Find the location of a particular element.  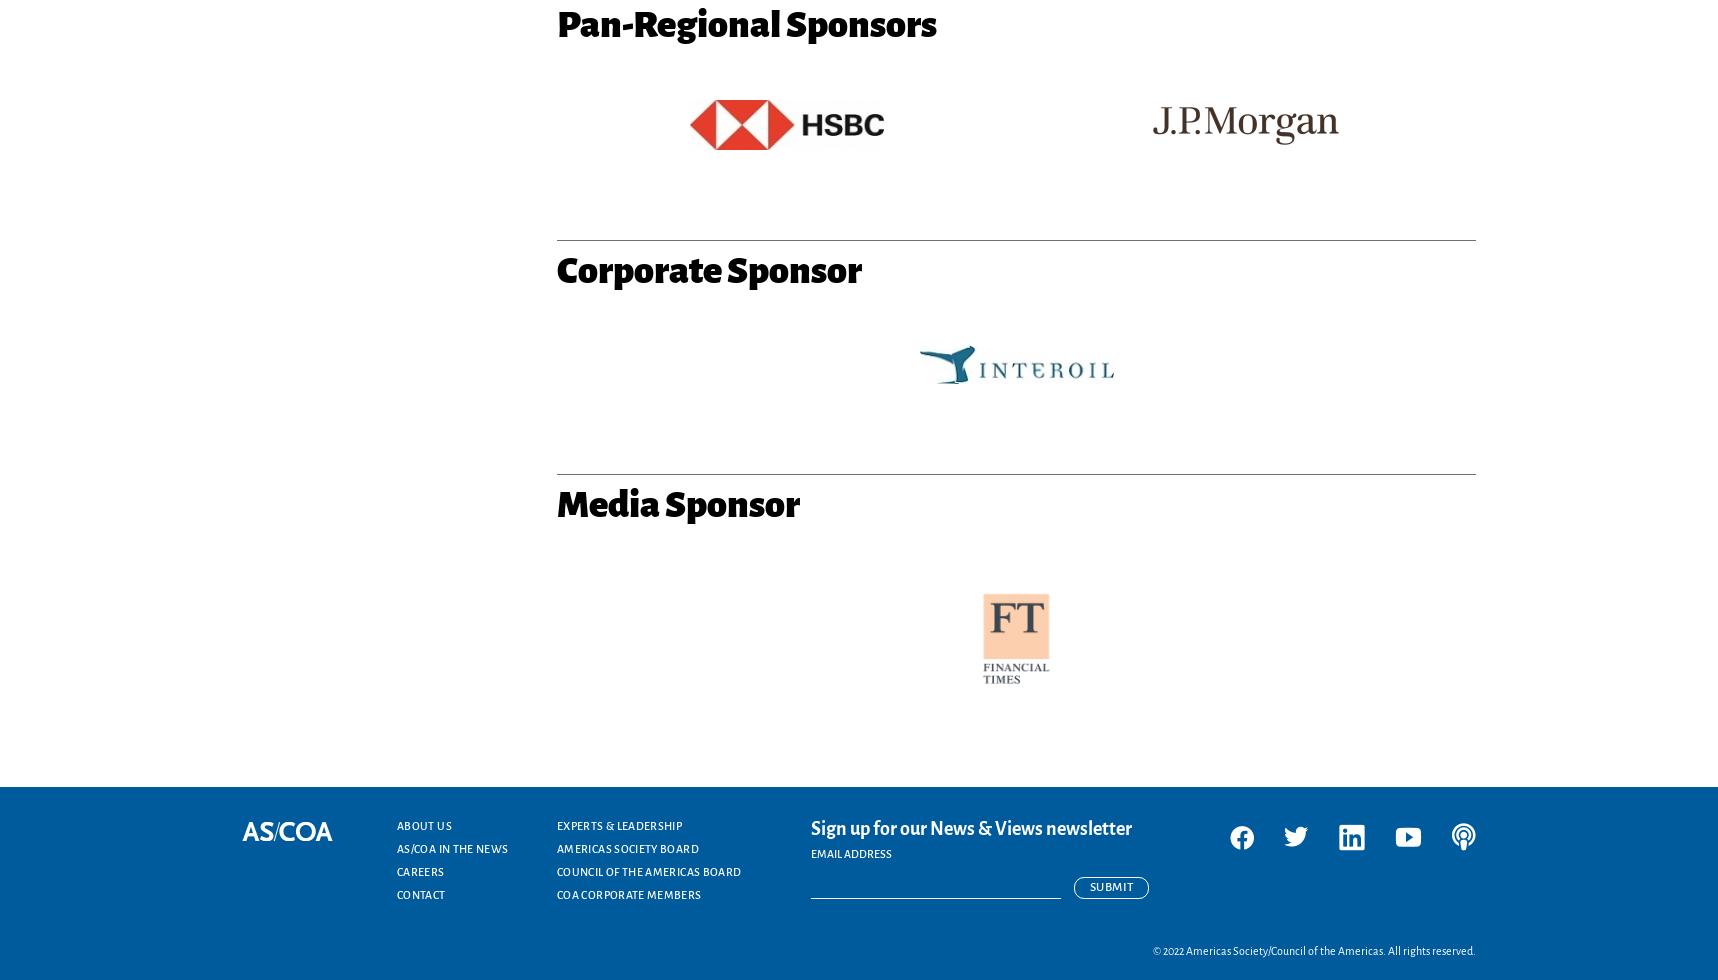

'Americas Society Board' is located at coordinates (555, 847).